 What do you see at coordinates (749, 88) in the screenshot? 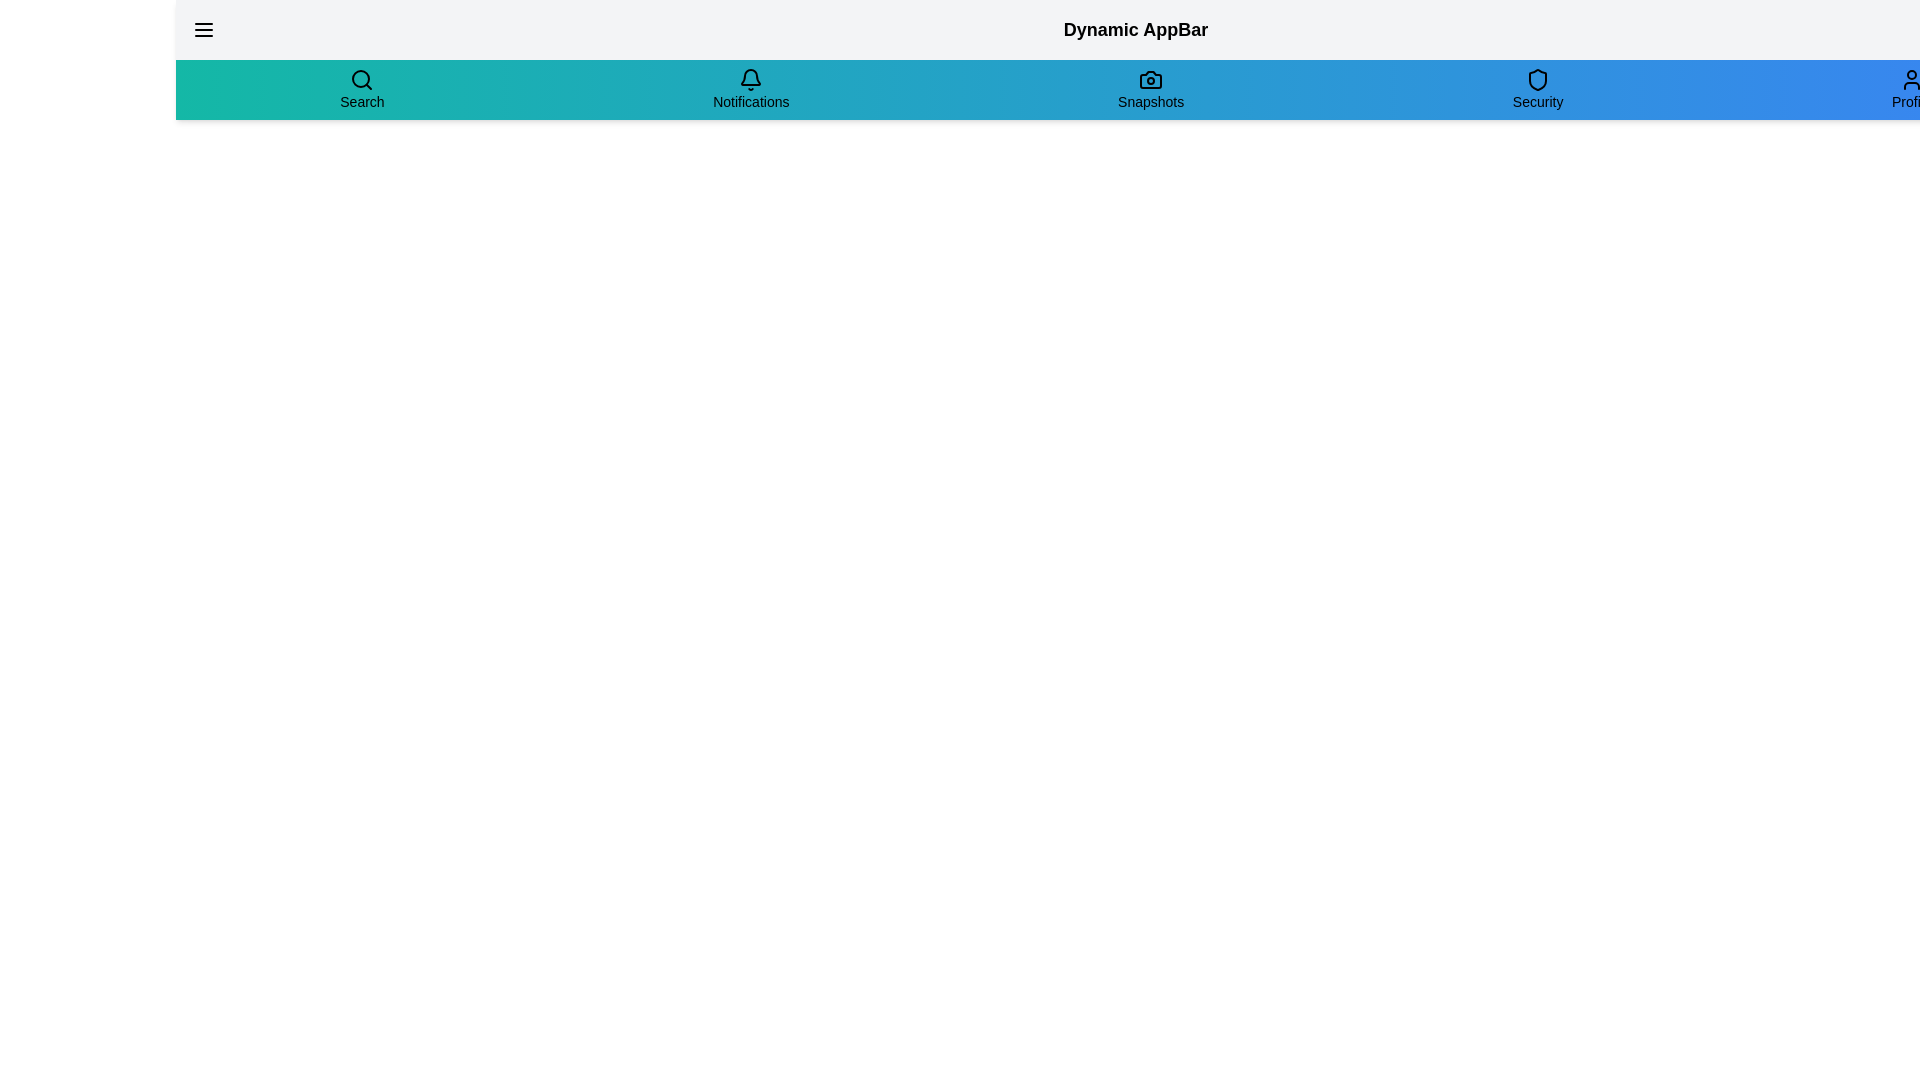
I see `the navigation item labeled Notifications` at bounding box center [749, 88].